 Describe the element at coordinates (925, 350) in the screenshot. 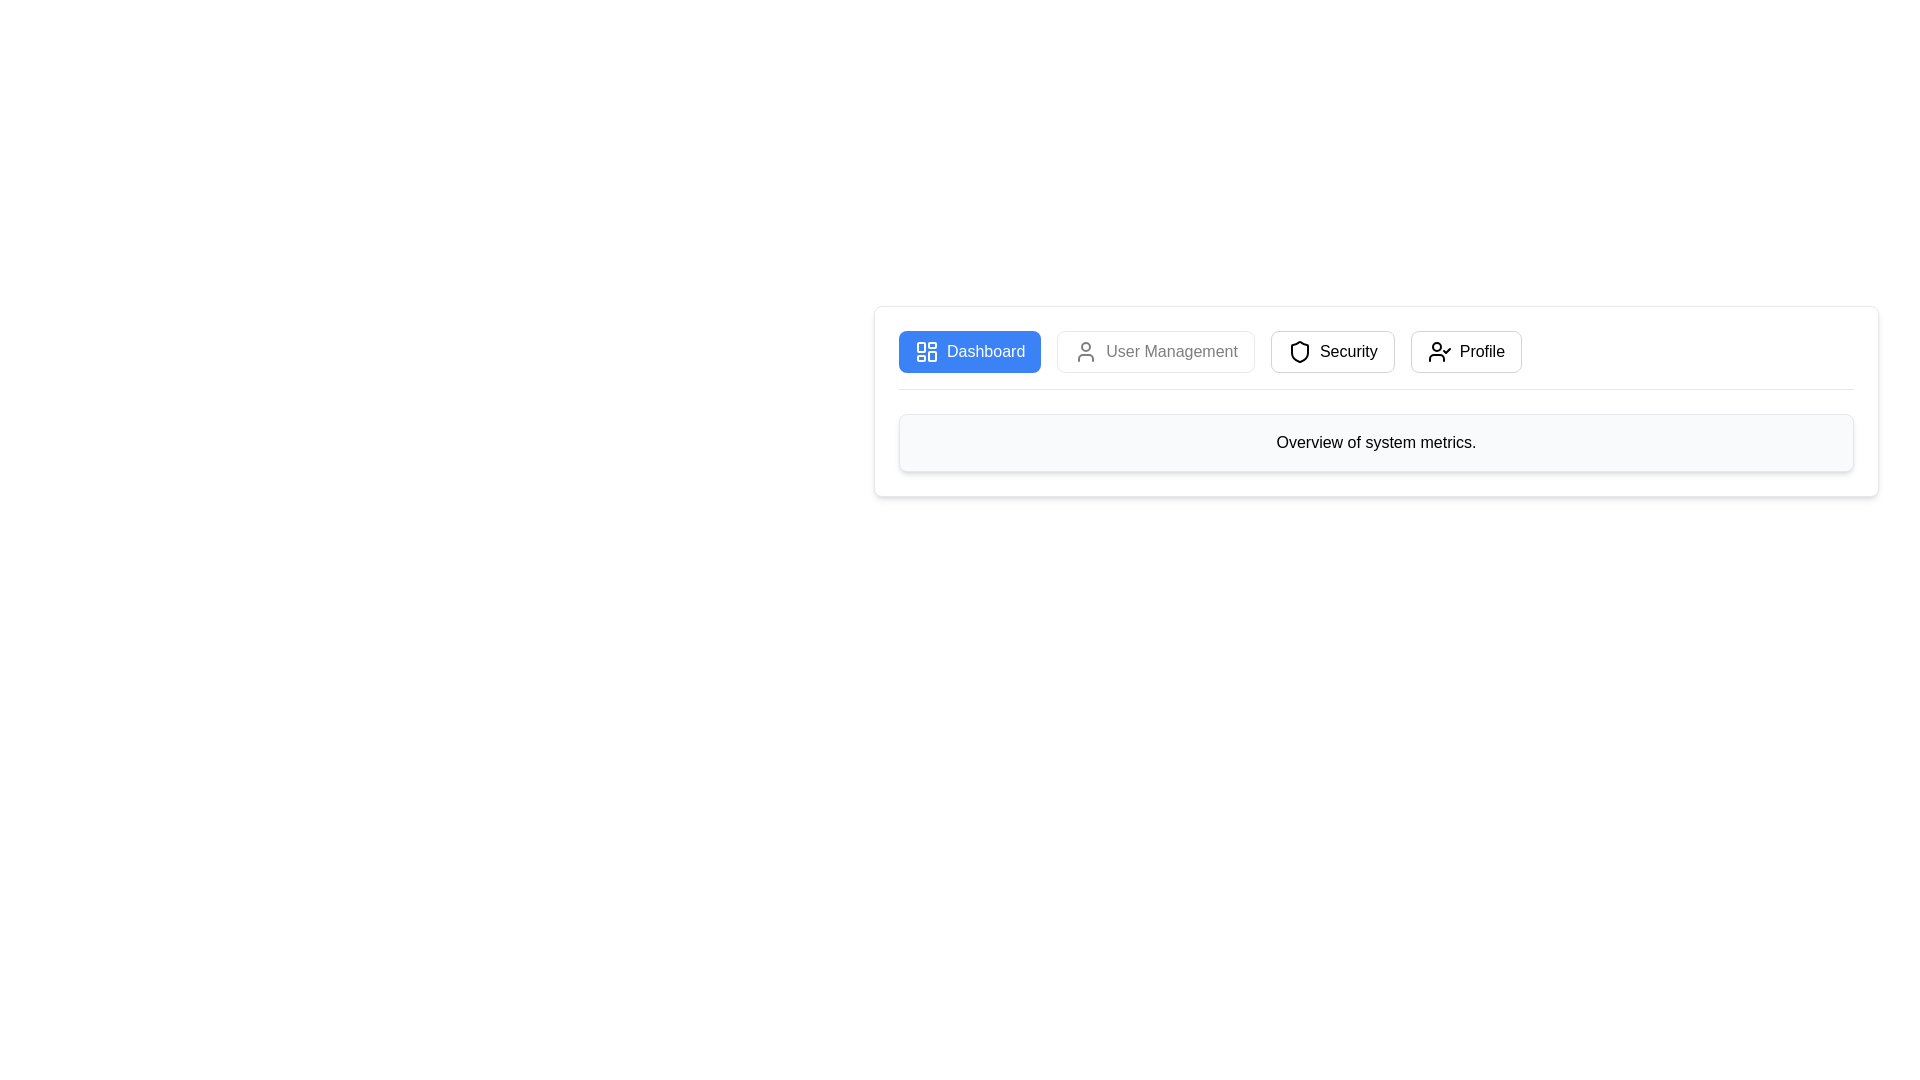

I see `the dashboard icon with a blue background and white details, which is located to the left of the text 'Dashboard' in the blue button at the top-left of the interface` at that location.